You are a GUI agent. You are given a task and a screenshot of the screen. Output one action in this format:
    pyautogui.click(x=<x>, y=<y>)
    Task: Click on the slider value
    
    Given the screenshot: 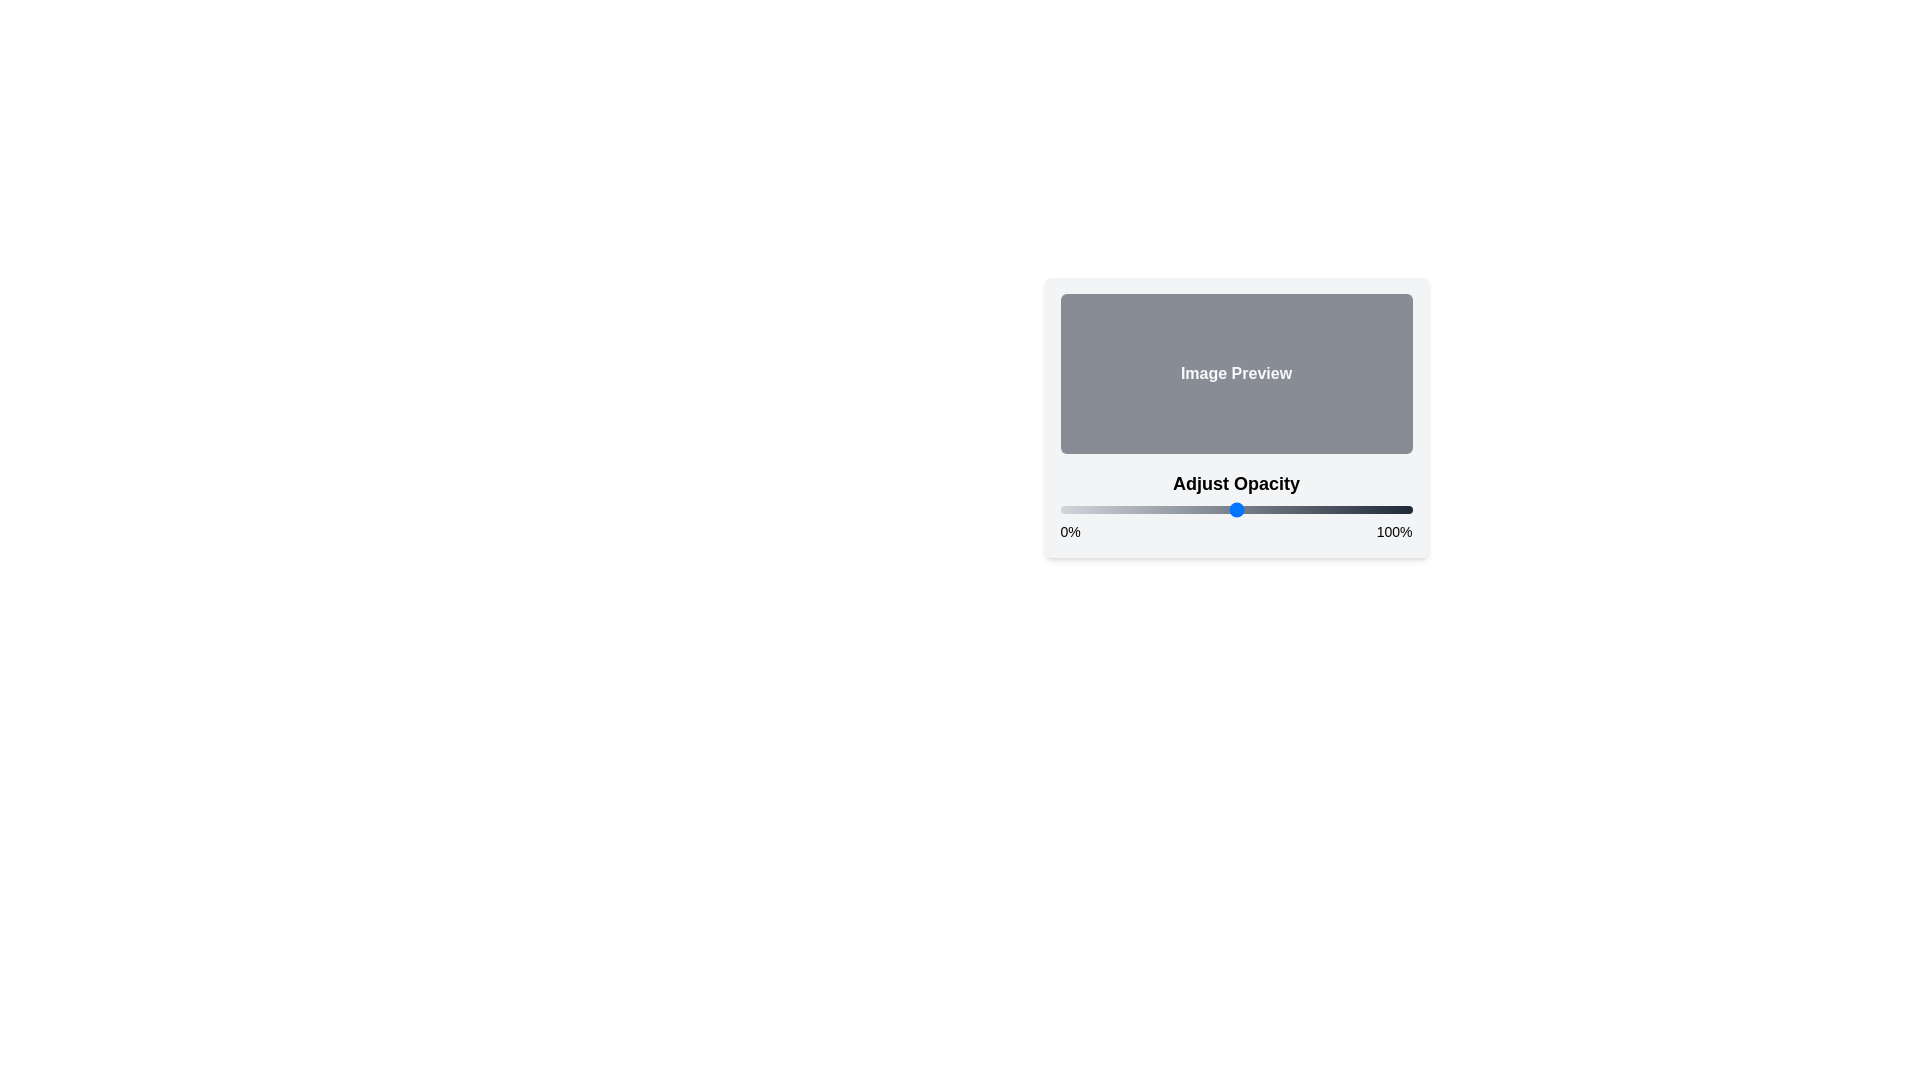 What is the action you would take?
    pyautogui.click(x=1148, y=508)
    